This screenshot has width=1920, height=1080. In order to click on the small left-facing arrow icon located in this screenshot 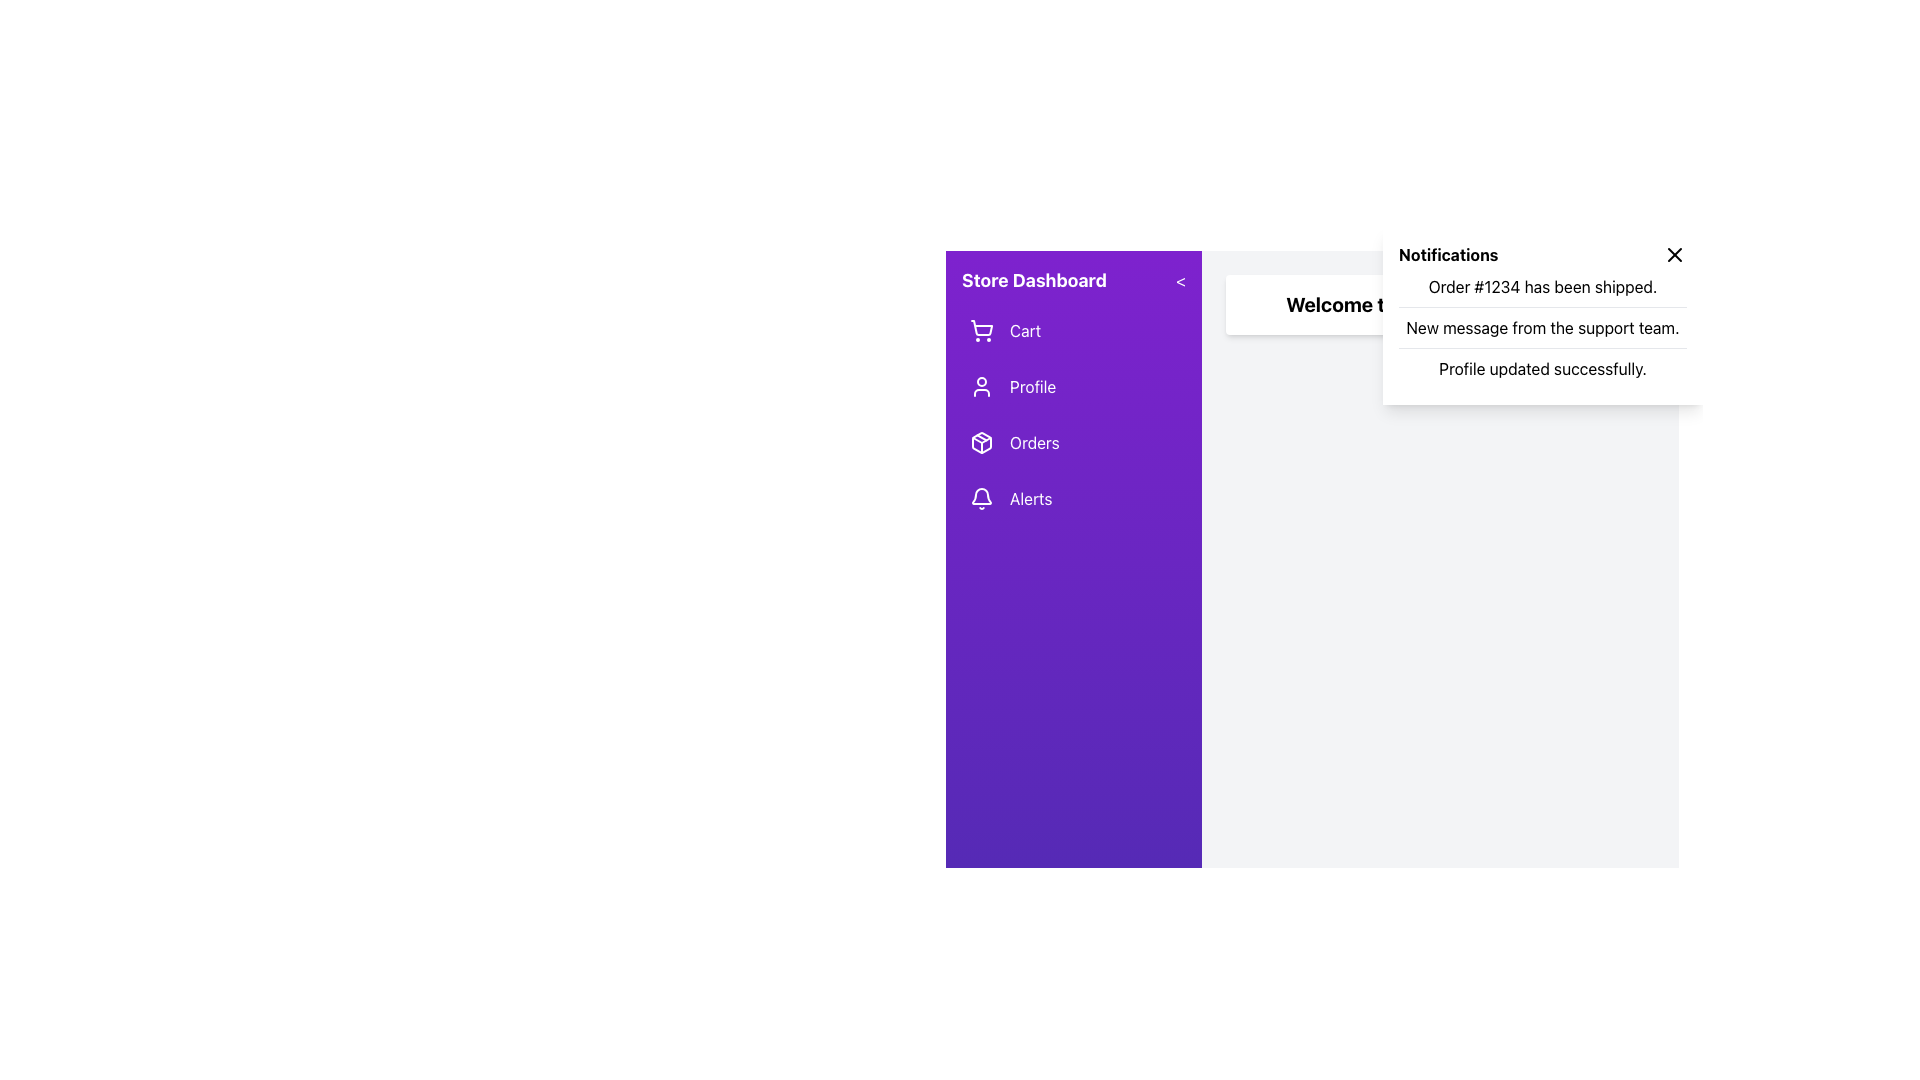, I will do `click(1180, 281)`.